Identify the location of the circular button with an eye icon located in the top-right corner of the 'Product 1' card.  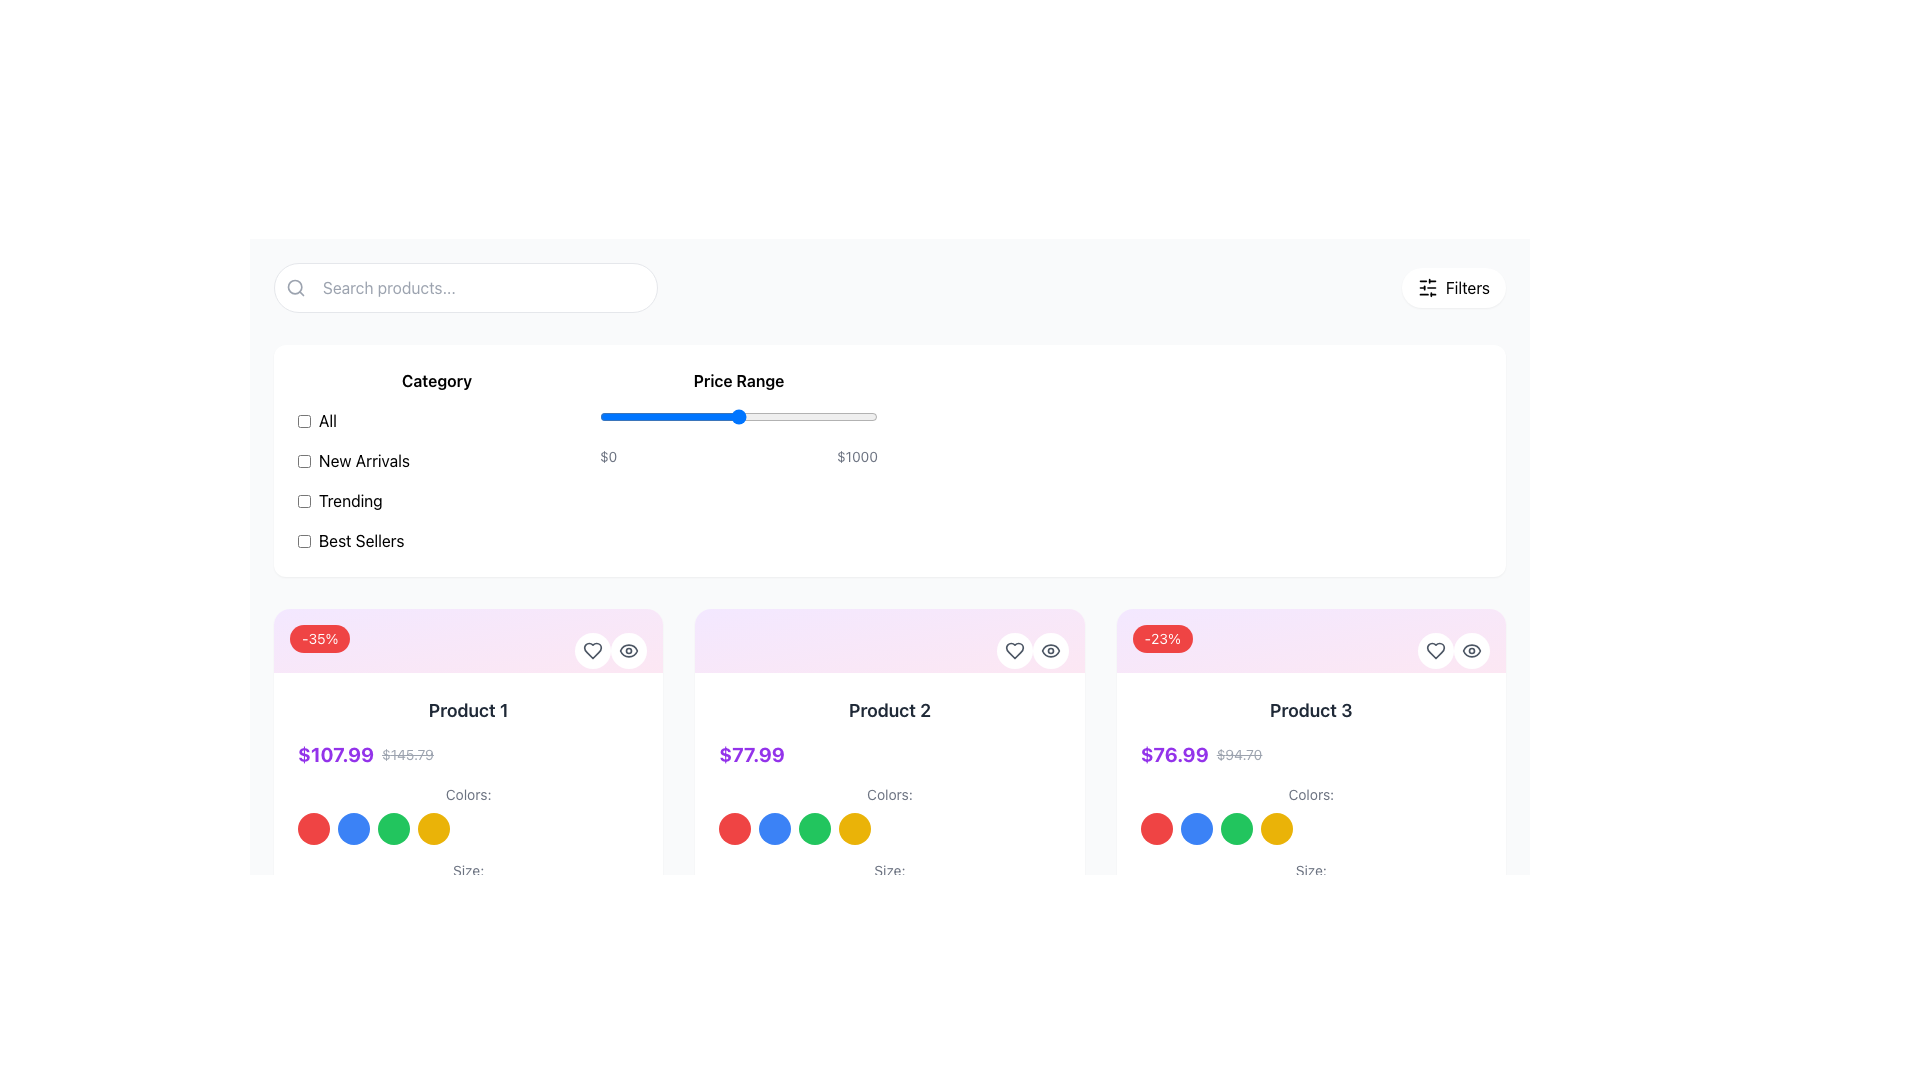
(628, 651).